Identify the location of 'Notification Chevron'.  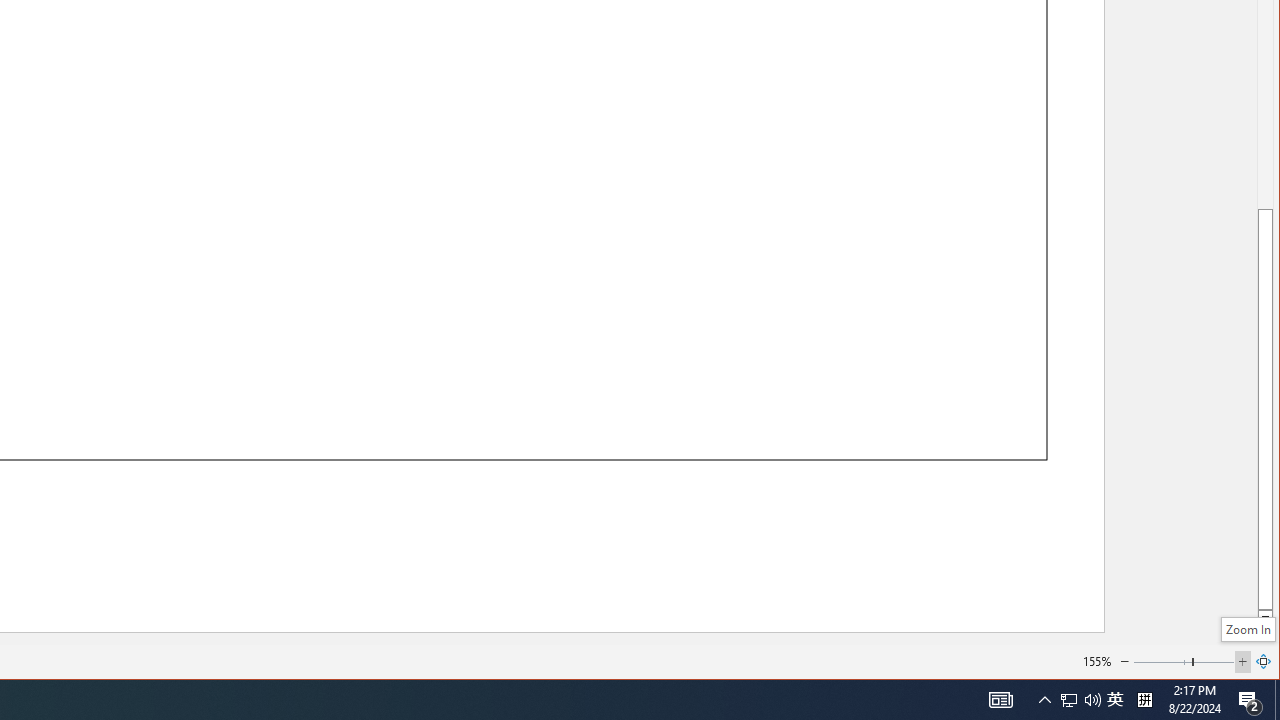
(1044, 698).